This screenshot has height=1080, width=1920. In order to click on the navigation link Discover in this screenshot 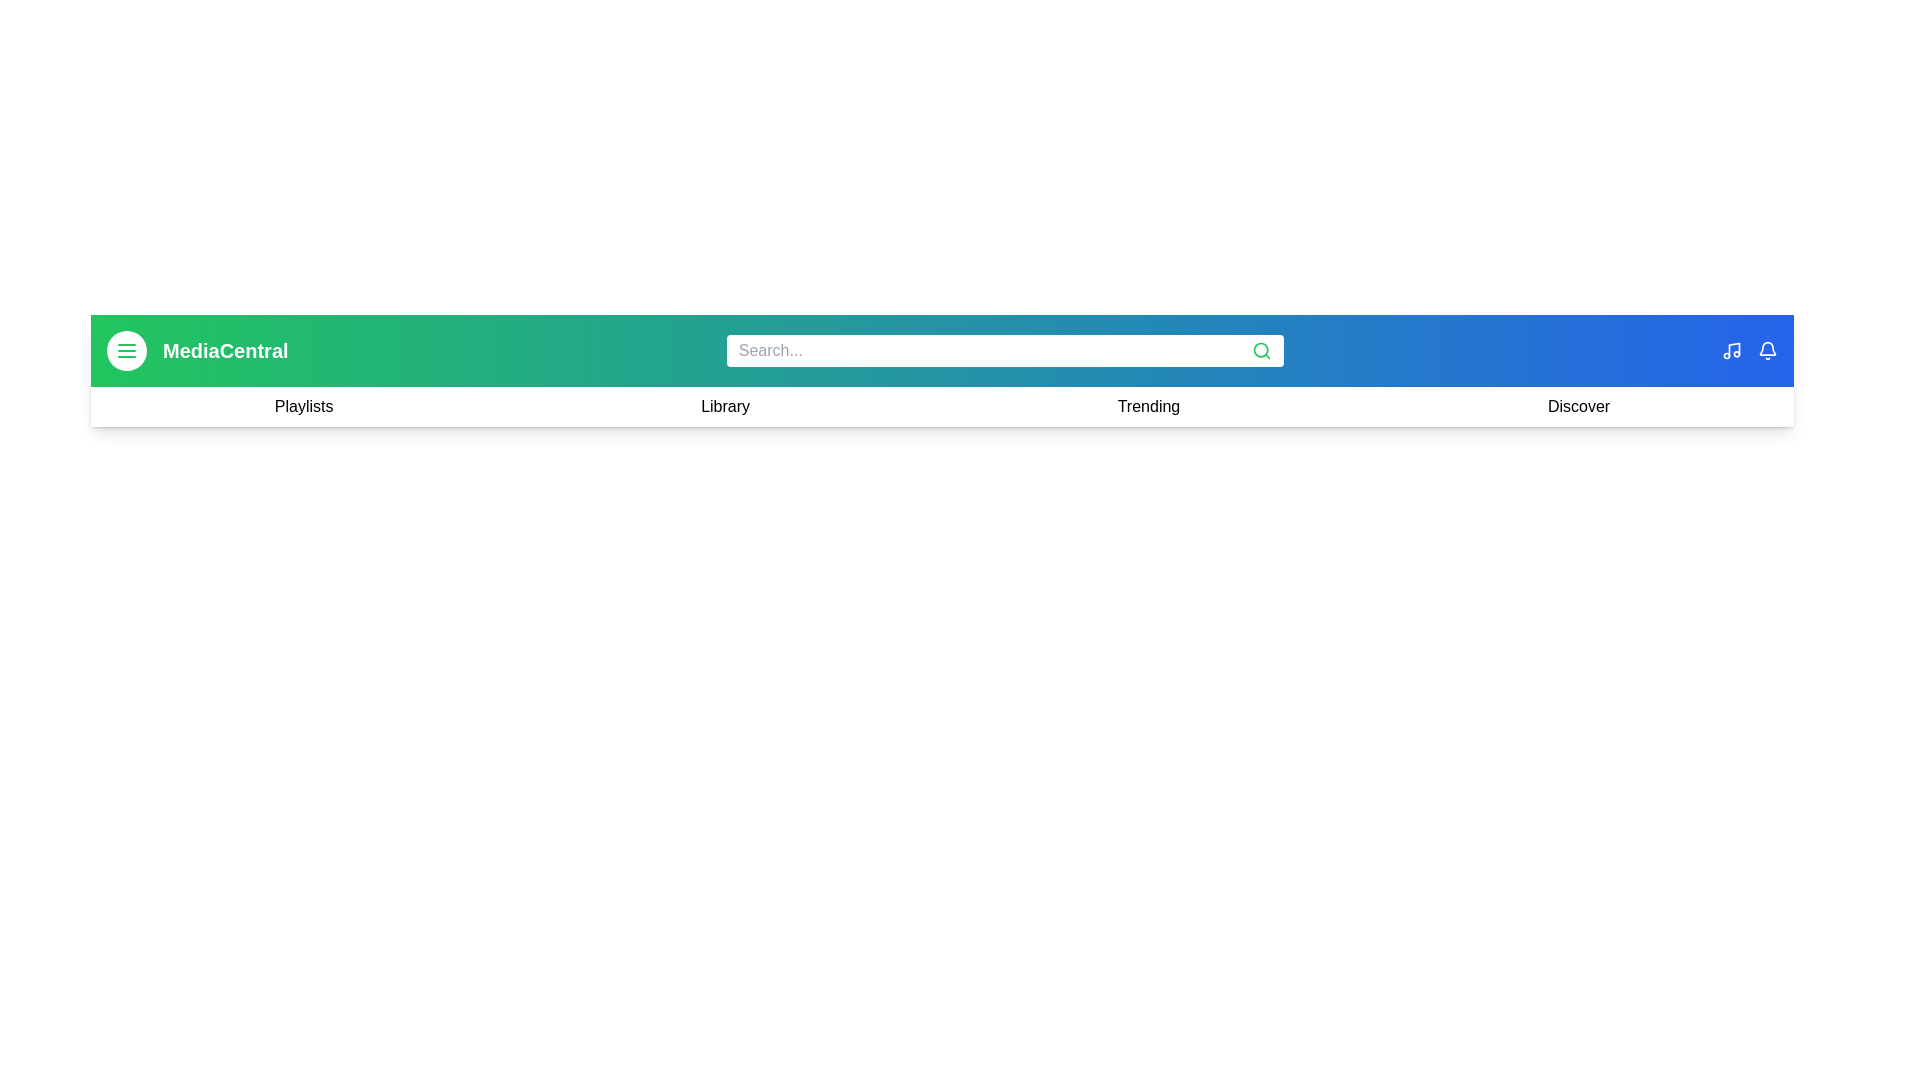, I will do `click(1578, 406)`.